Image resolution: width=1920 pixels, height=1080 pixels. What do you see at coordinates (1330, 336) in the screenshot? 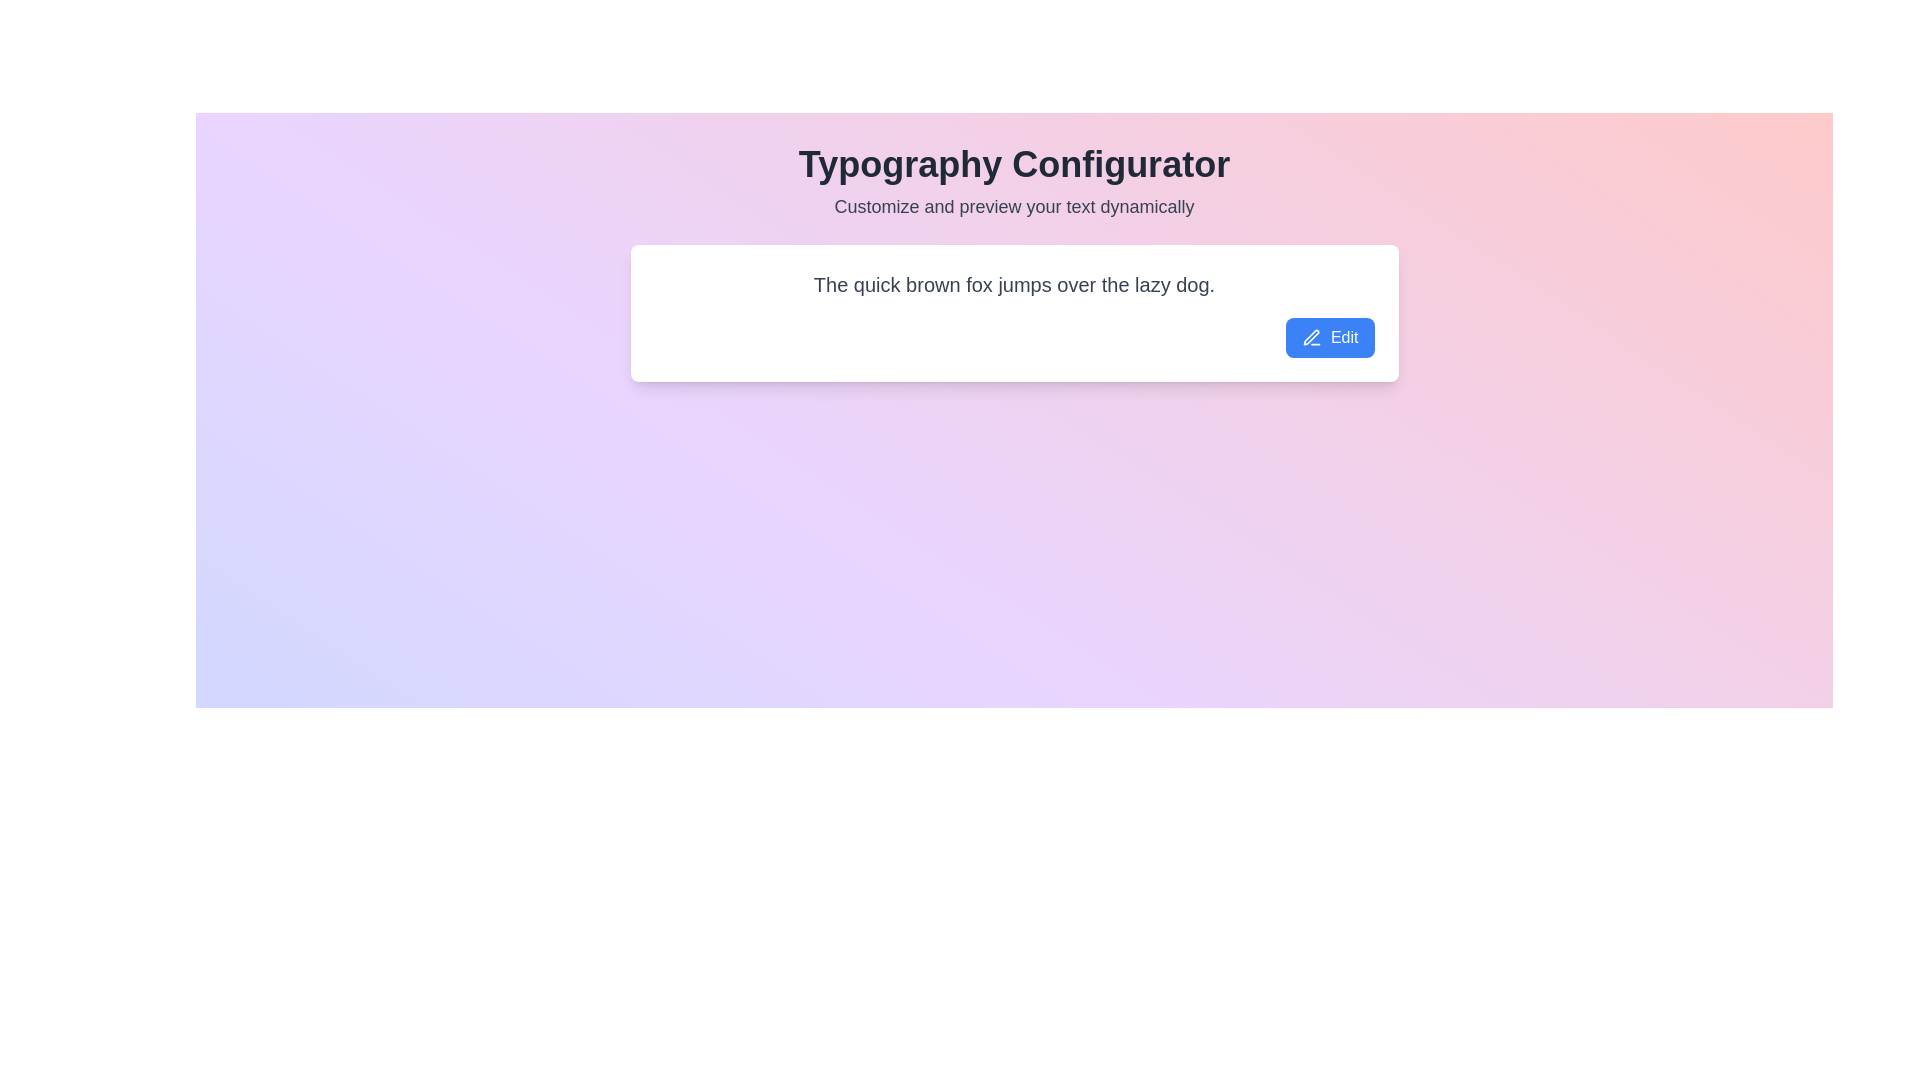
I see `the interactive edit button located at the bottom right of the white card to observe the background color change` at bounding box center [1330, 336].